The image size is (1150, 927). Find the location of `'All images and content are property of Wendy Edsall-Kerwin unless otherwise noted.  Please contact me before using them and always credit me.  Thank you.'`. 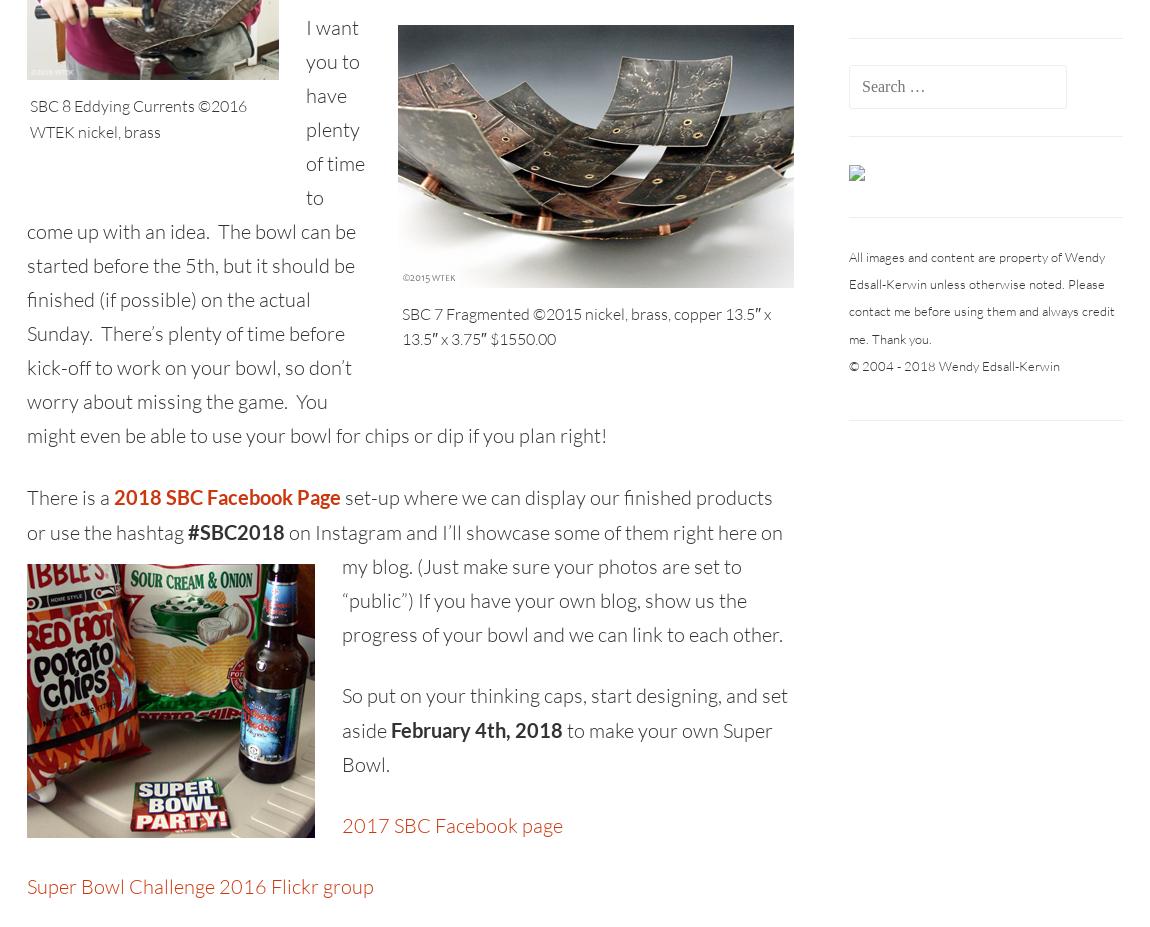

'All images and content are property of Wendy Edsall-Kerwin unless otherwise noted.  Please contact me before using them and always credit me.  Thank you.' is located at coordinates (981, 297).